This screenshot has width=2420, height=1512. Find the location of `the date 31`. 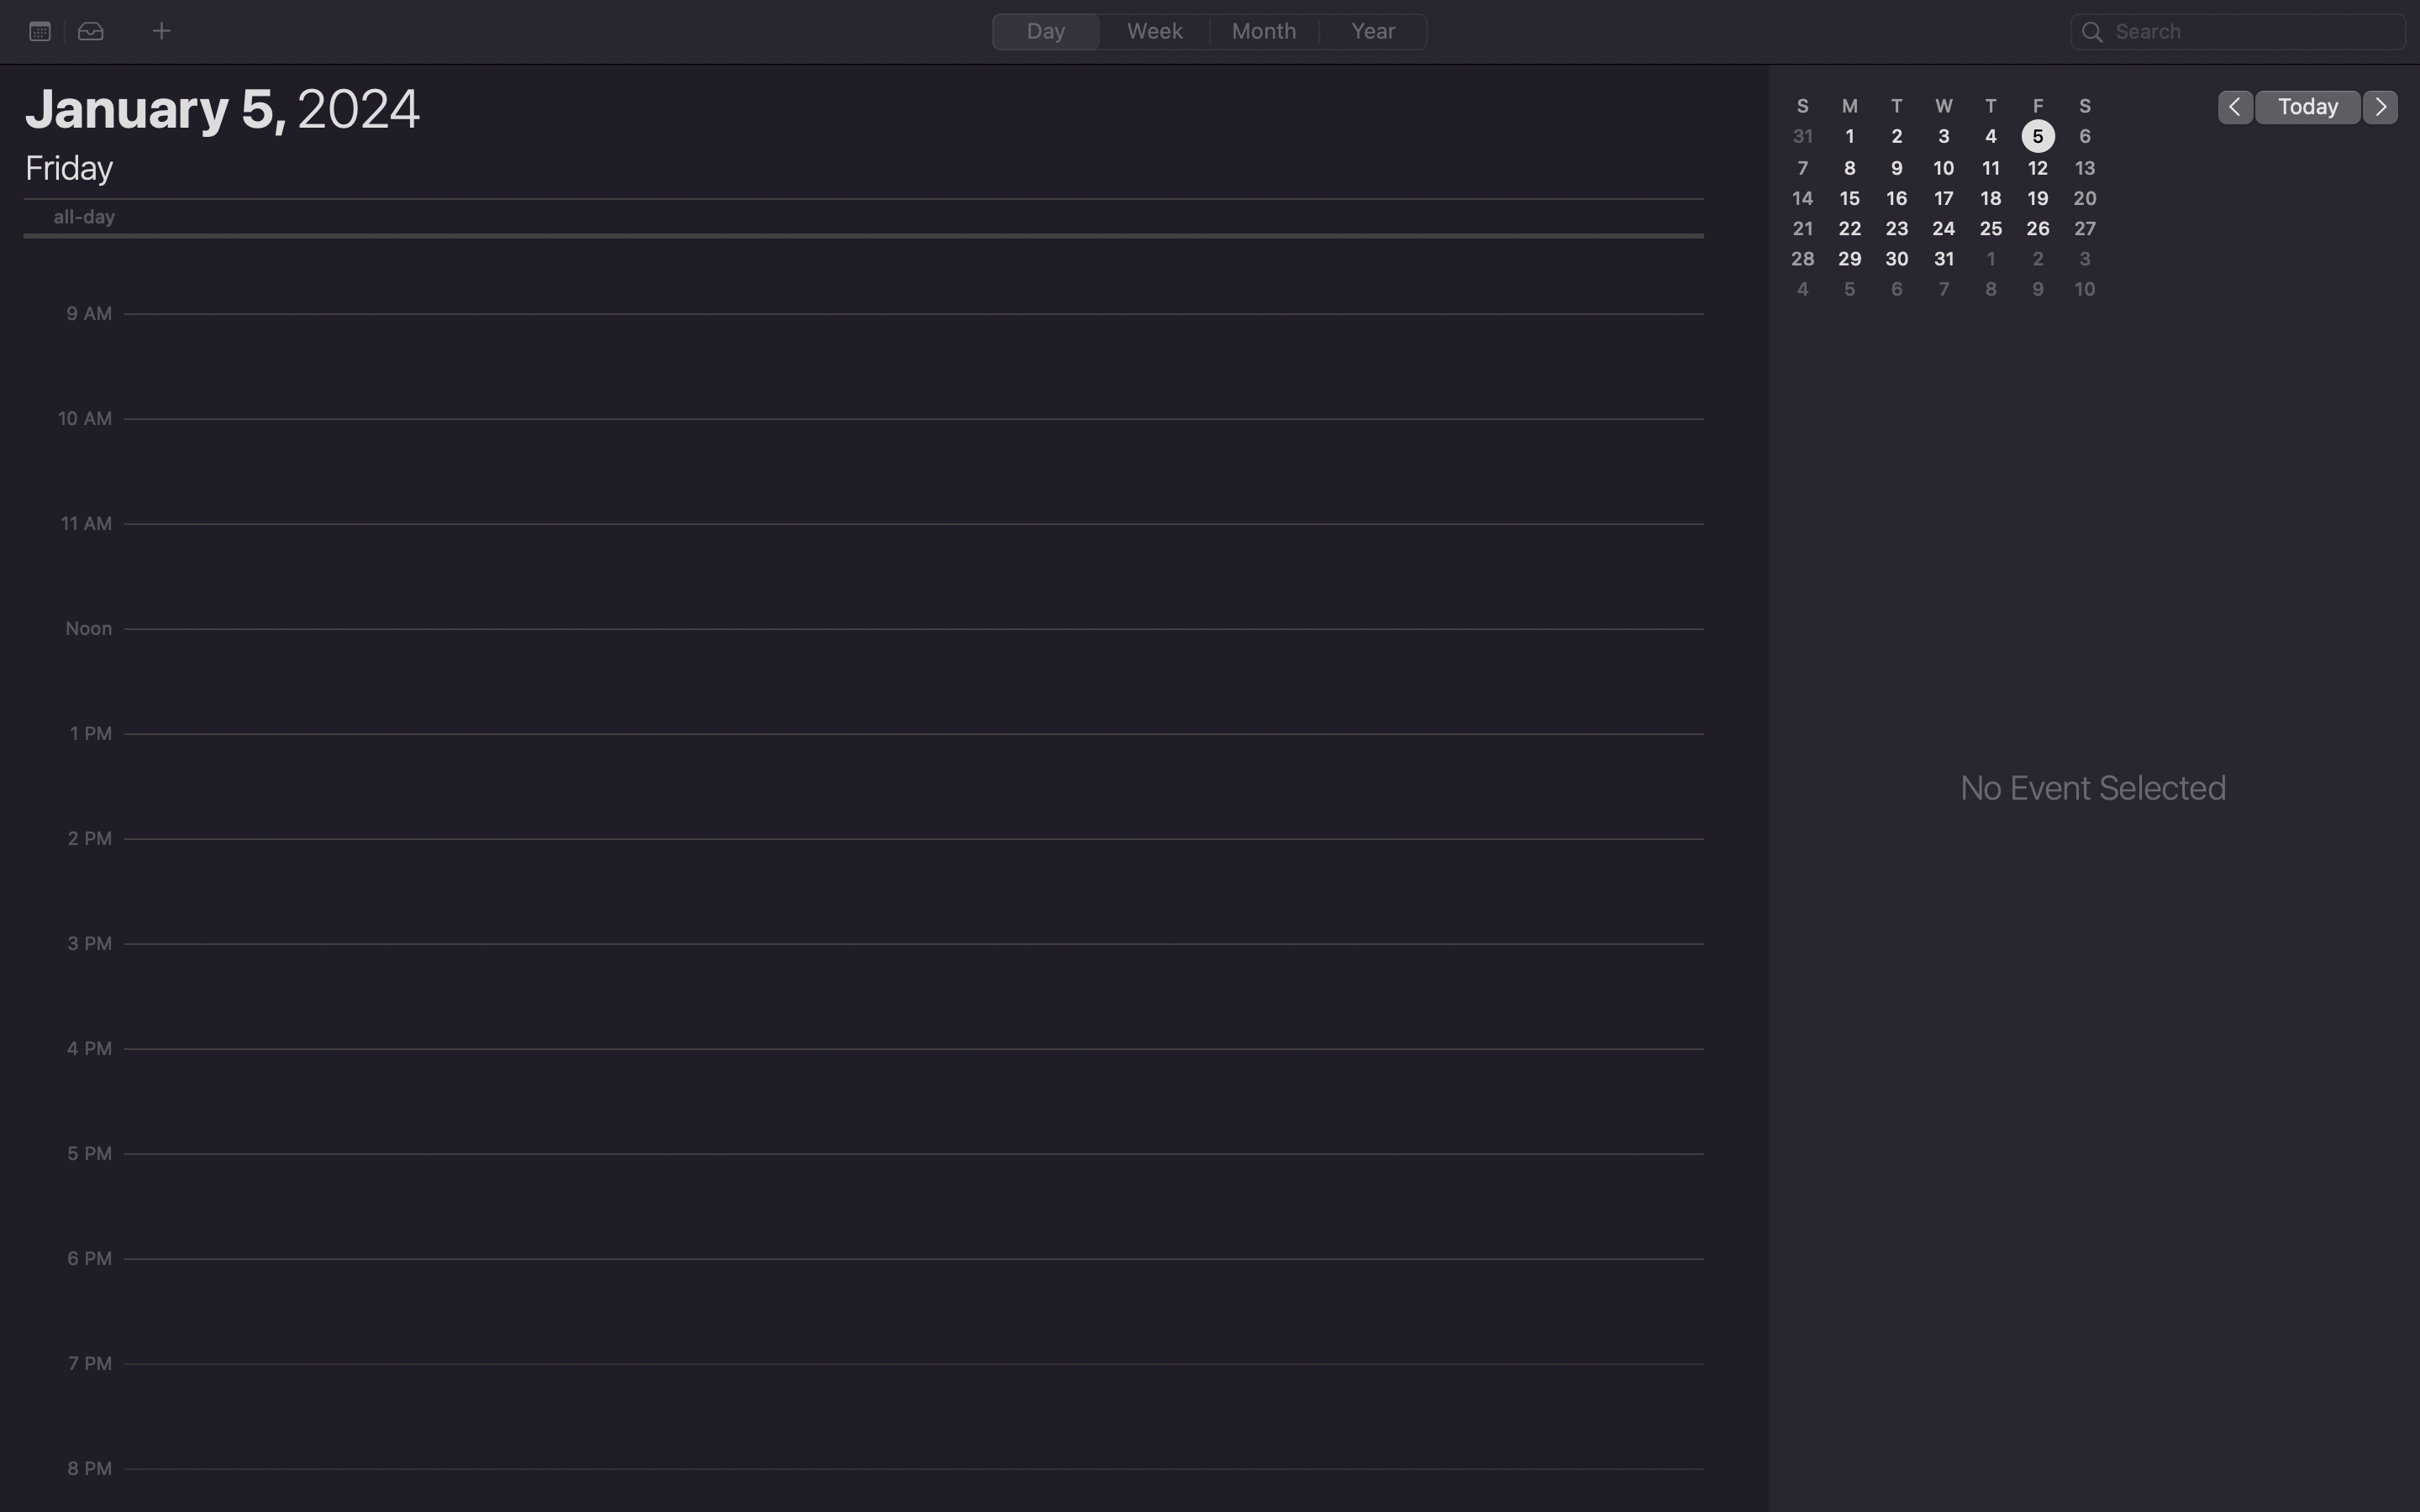

the date 31 is located at coordinates (1947, 260).